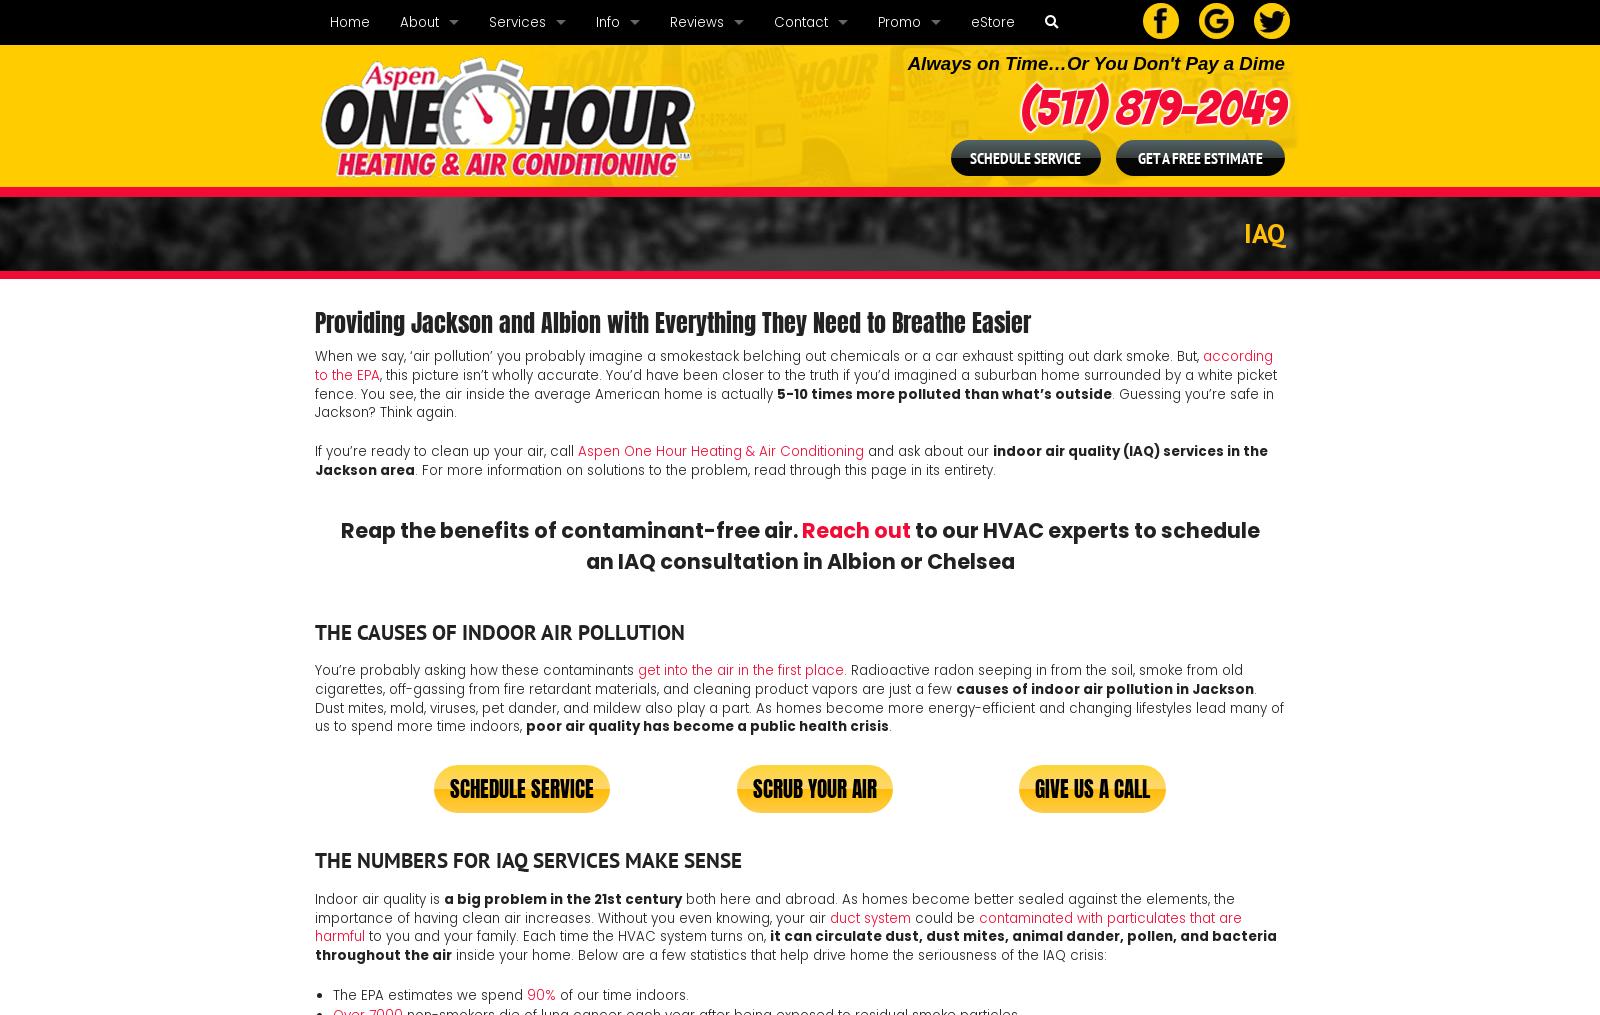  Describe the element at coordinates (943, 393) in the screenshot. I see `'5-10 times more polluted than what’s outside'` at that location.